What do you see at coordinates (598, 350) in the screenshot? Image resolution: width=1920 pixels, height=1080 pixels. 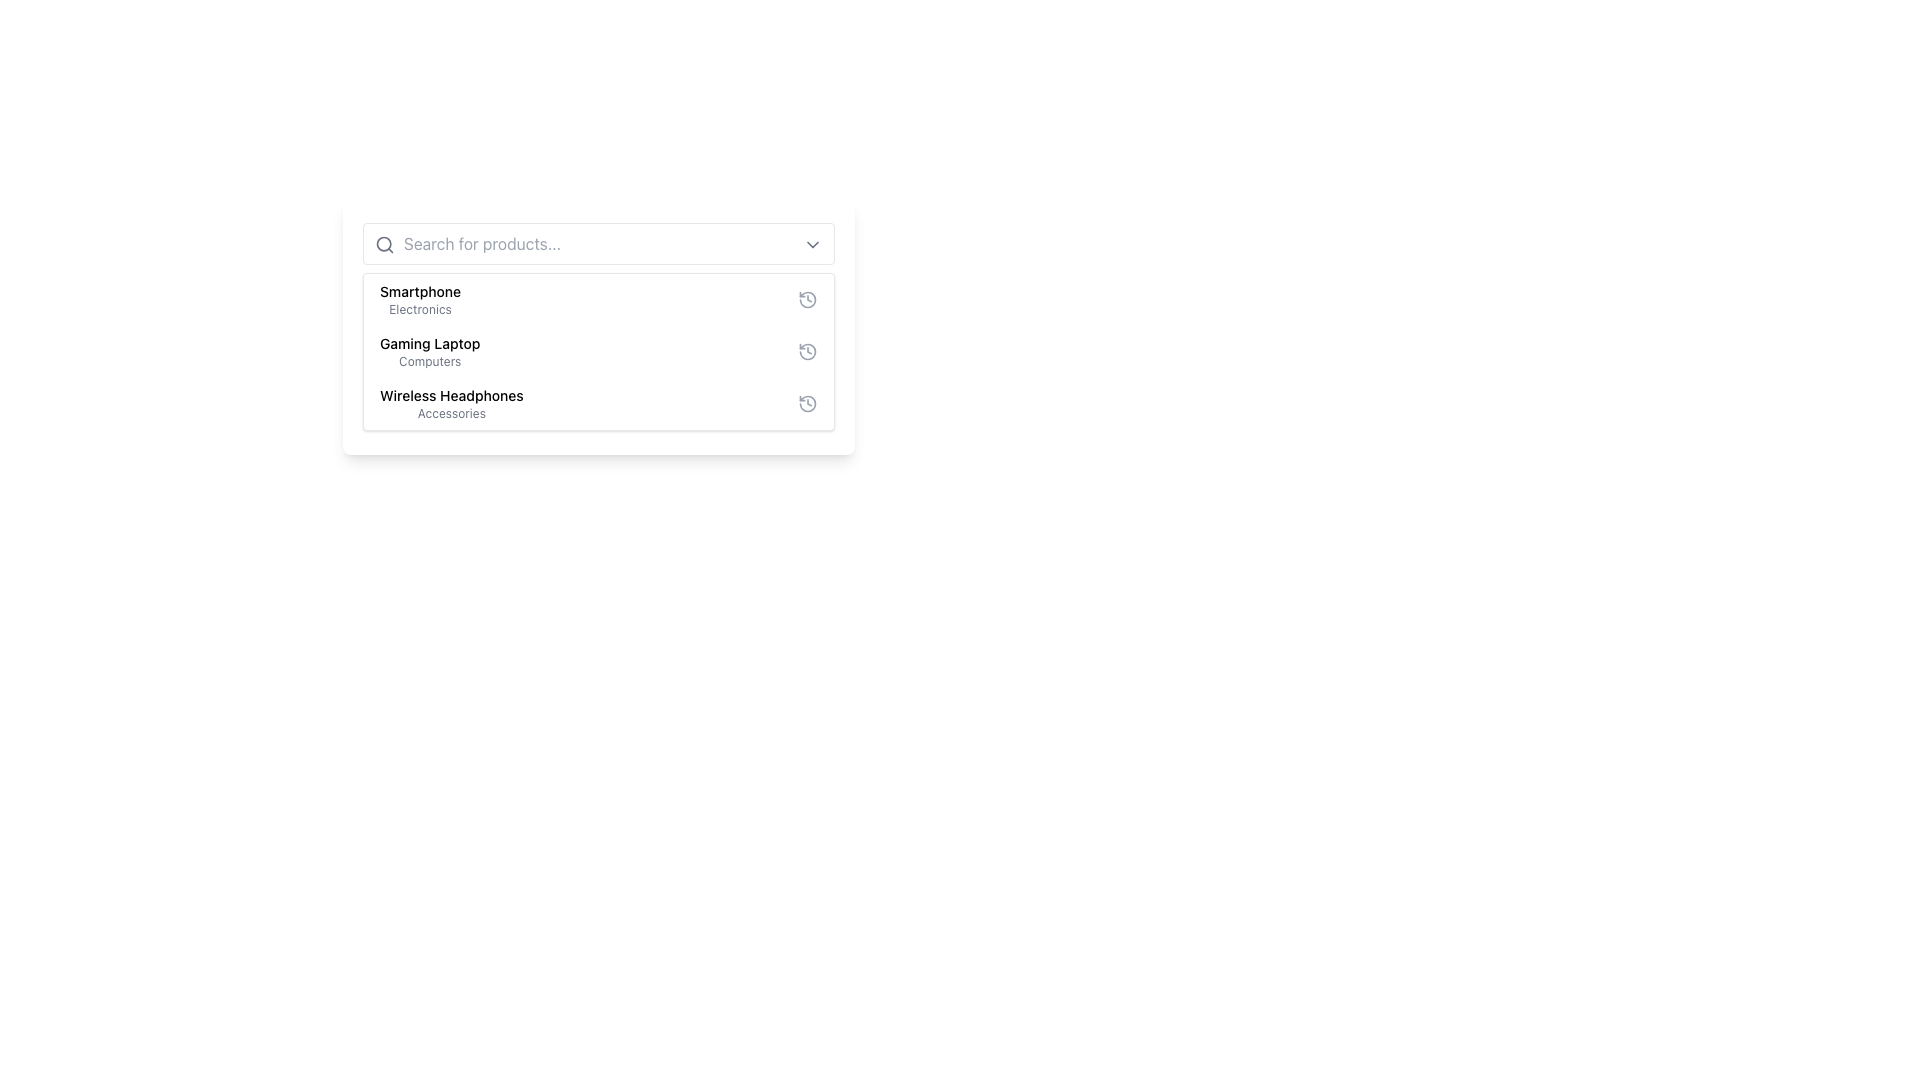 I see `the second list item in the dropdown interface that contains the title 'Gaming Laptop' and the subtitle 'Computers'` at bounding box center [598, 350].